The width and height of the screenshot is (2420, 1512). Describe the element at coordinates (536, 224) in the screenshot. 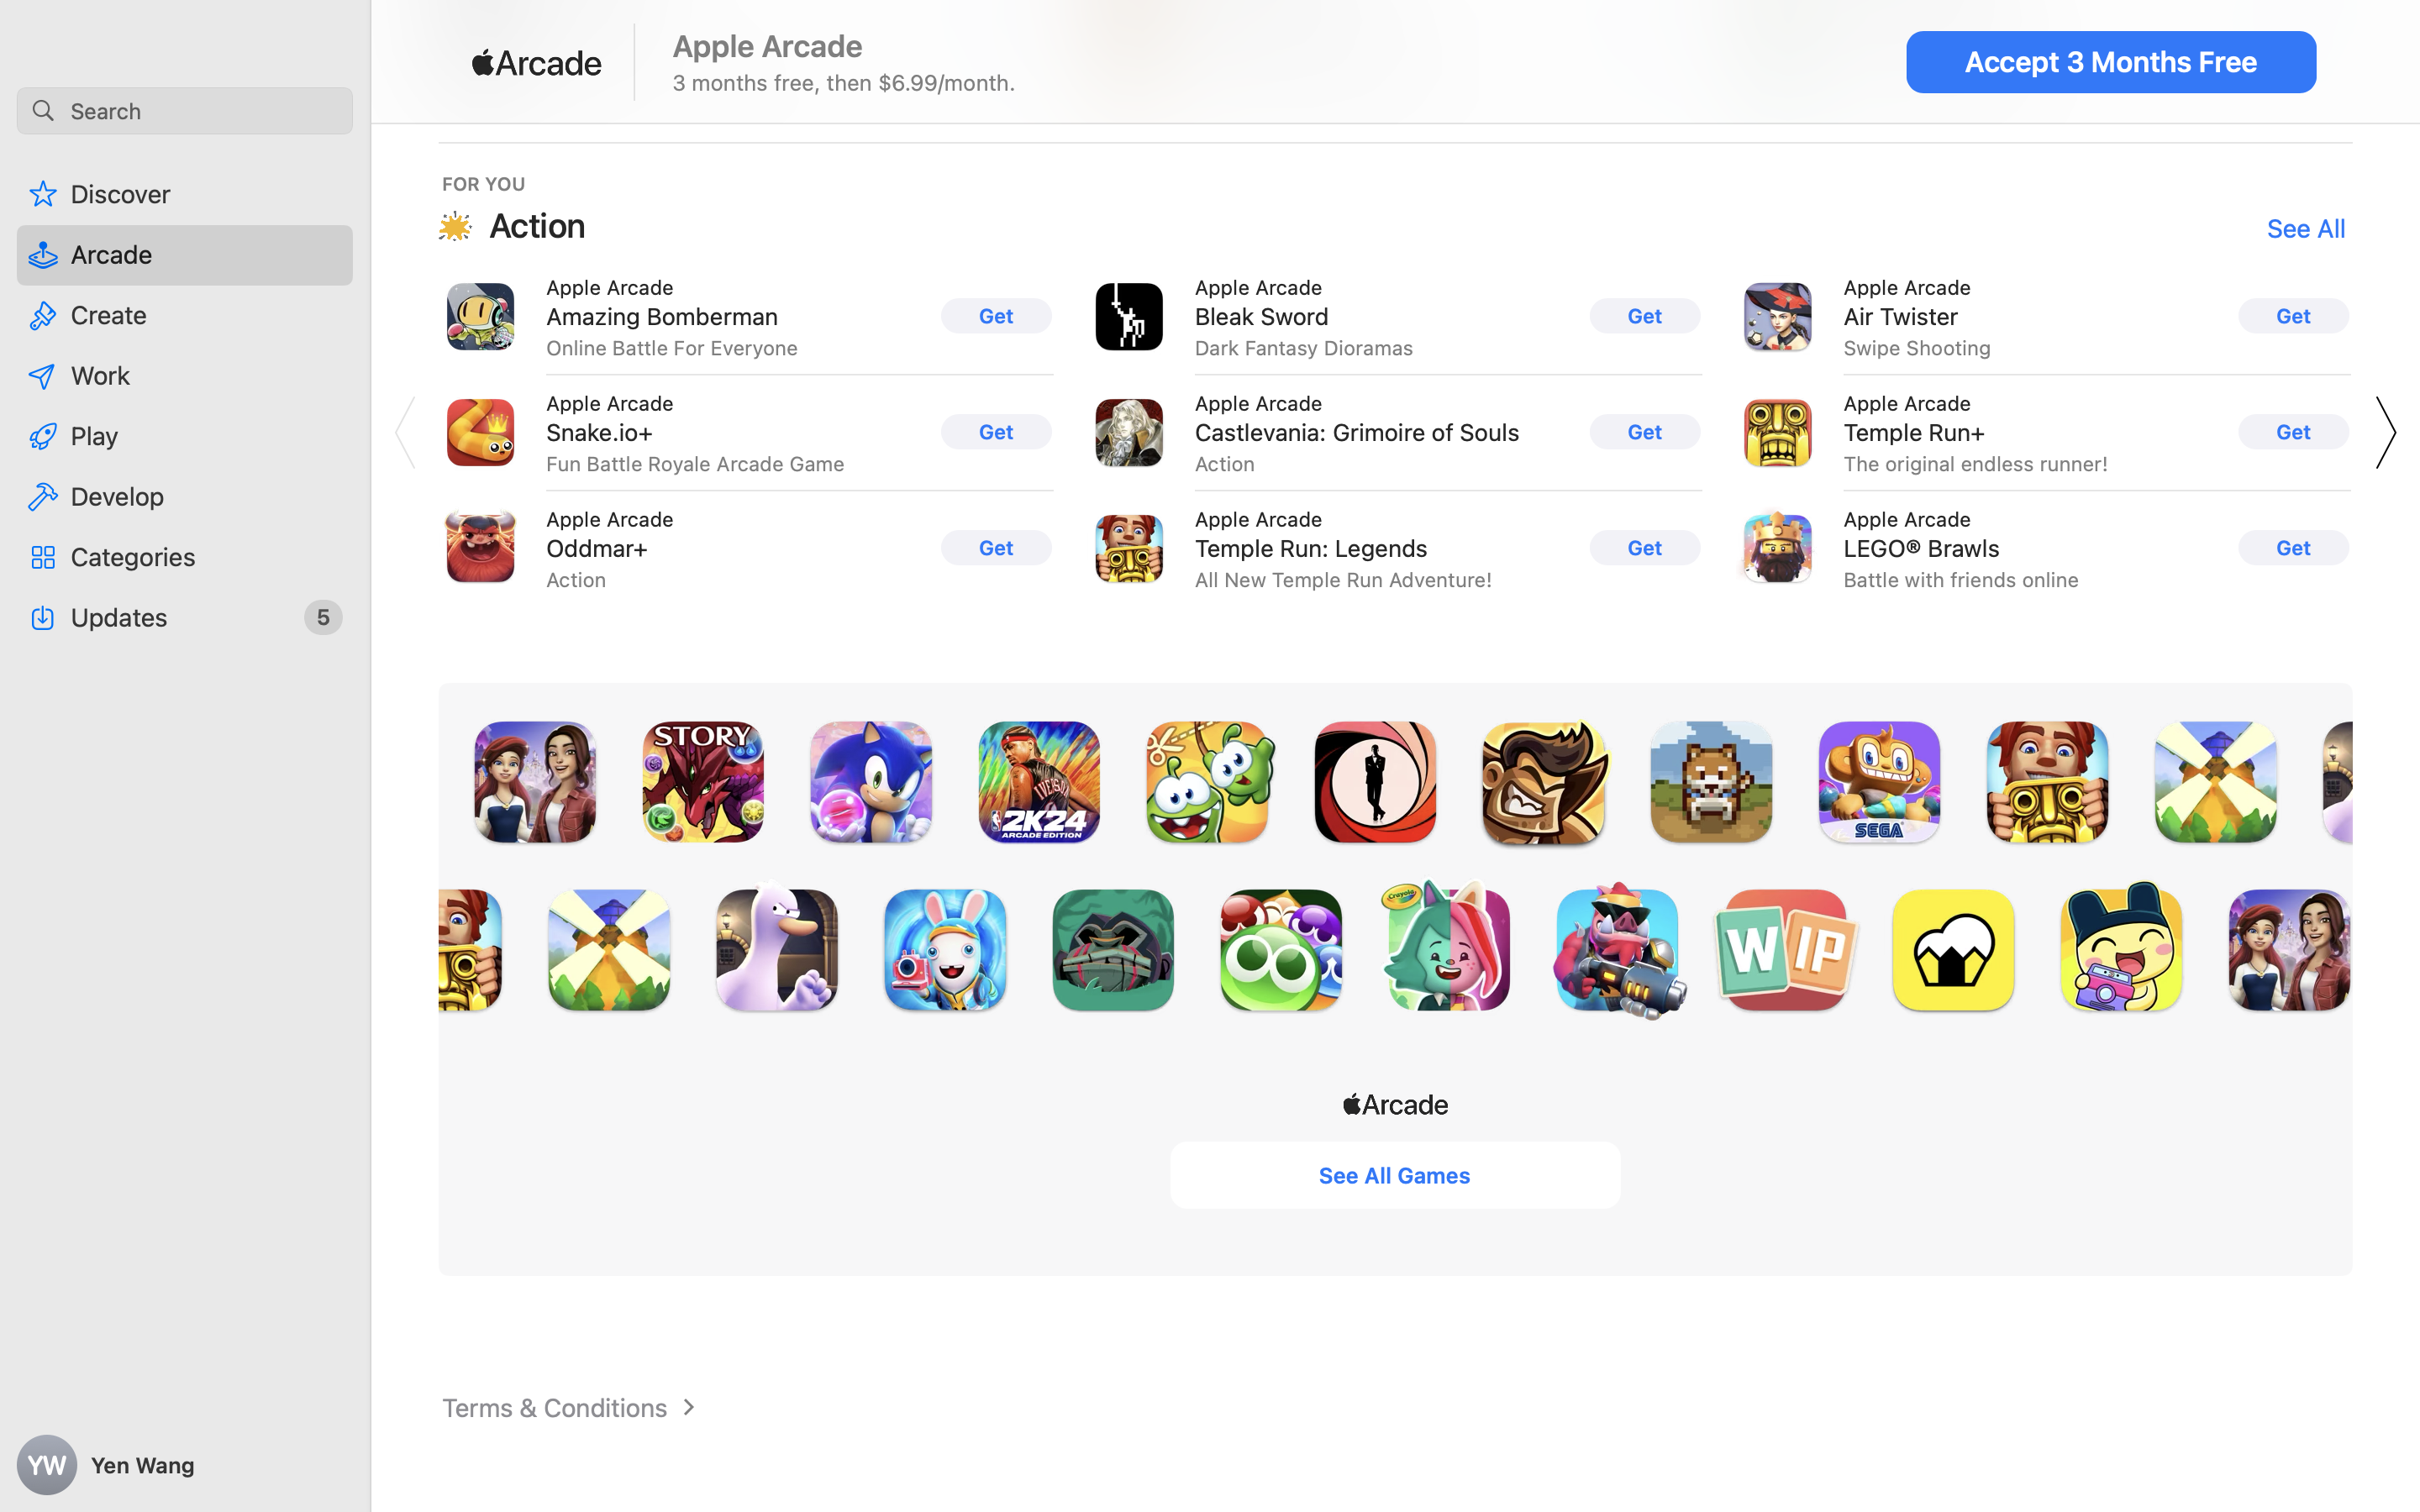

I see `'Action'` at that location.